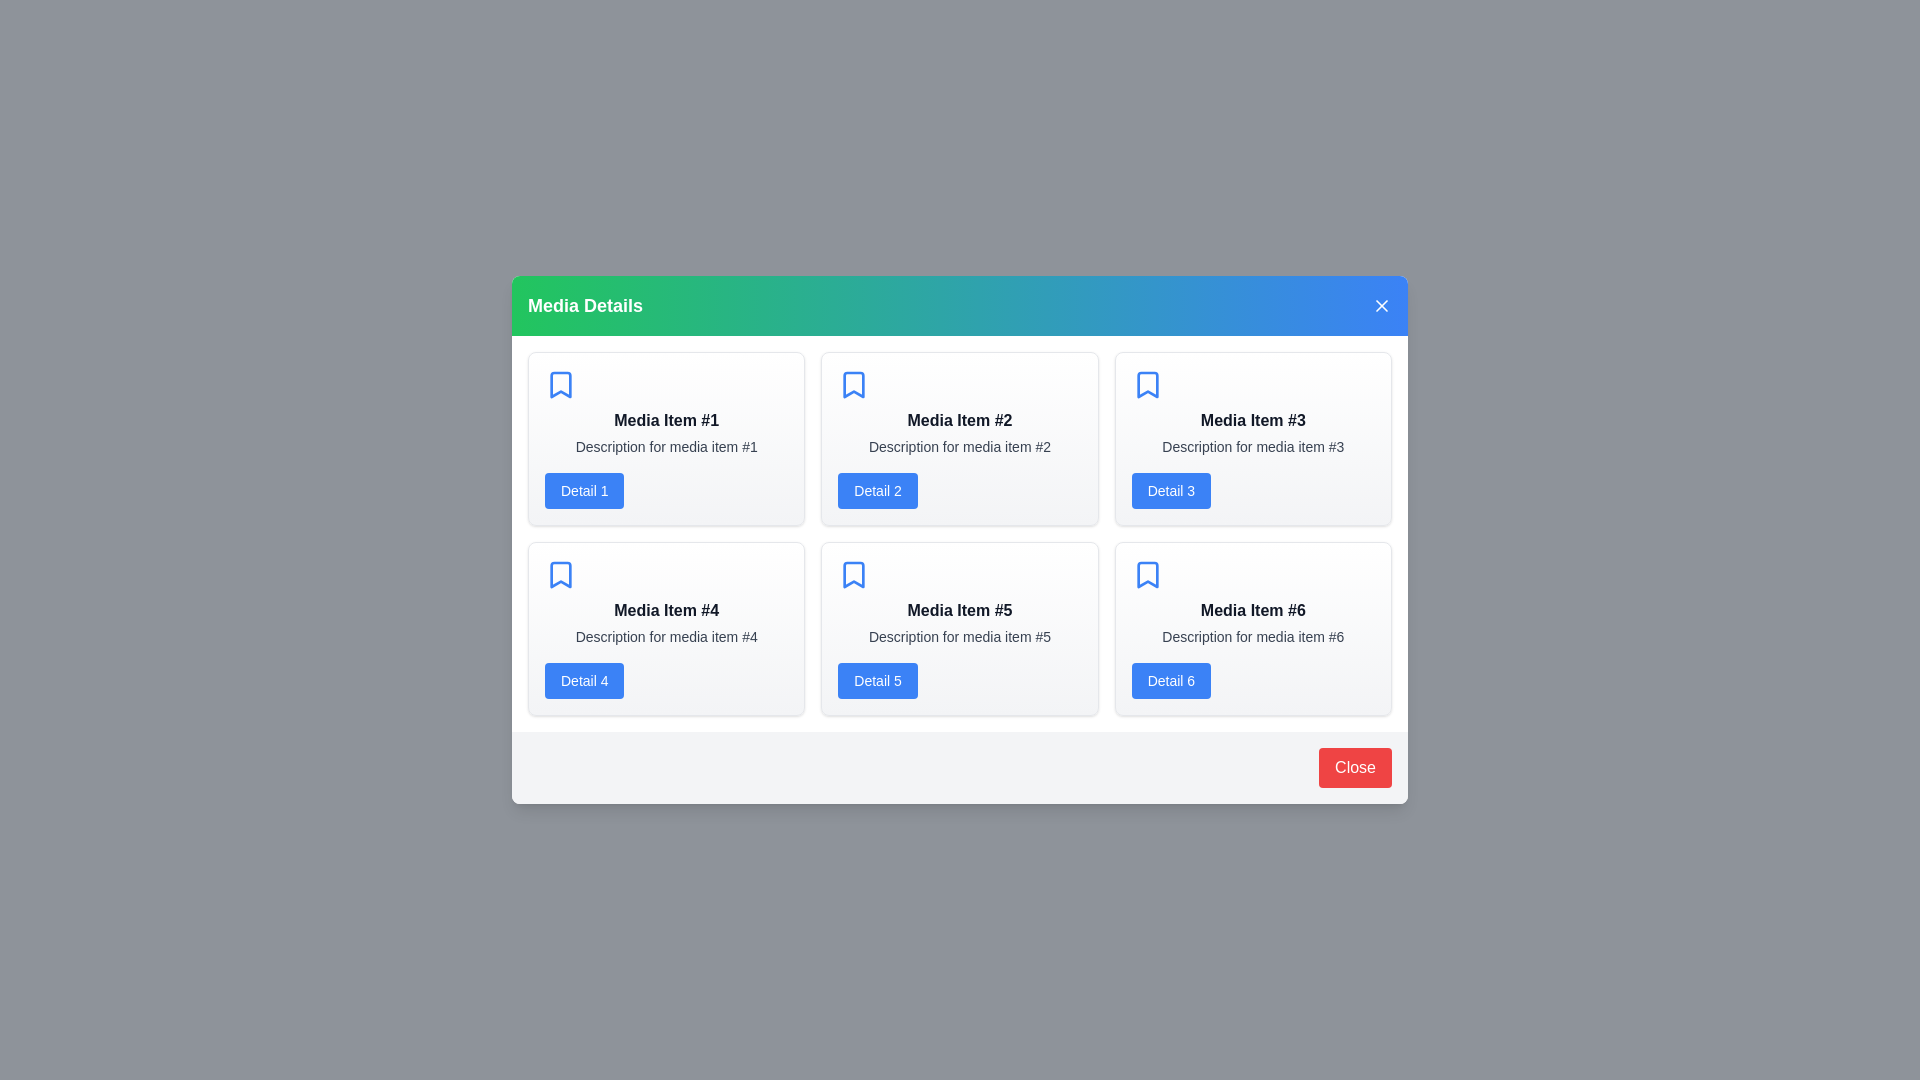 This screenshot has width=1920, height=1080. What do you see at coordinates (878, 680) in the screenshot?
I see `the 'Detail 5' button for a specific media item` at bounding box center [878, 680].